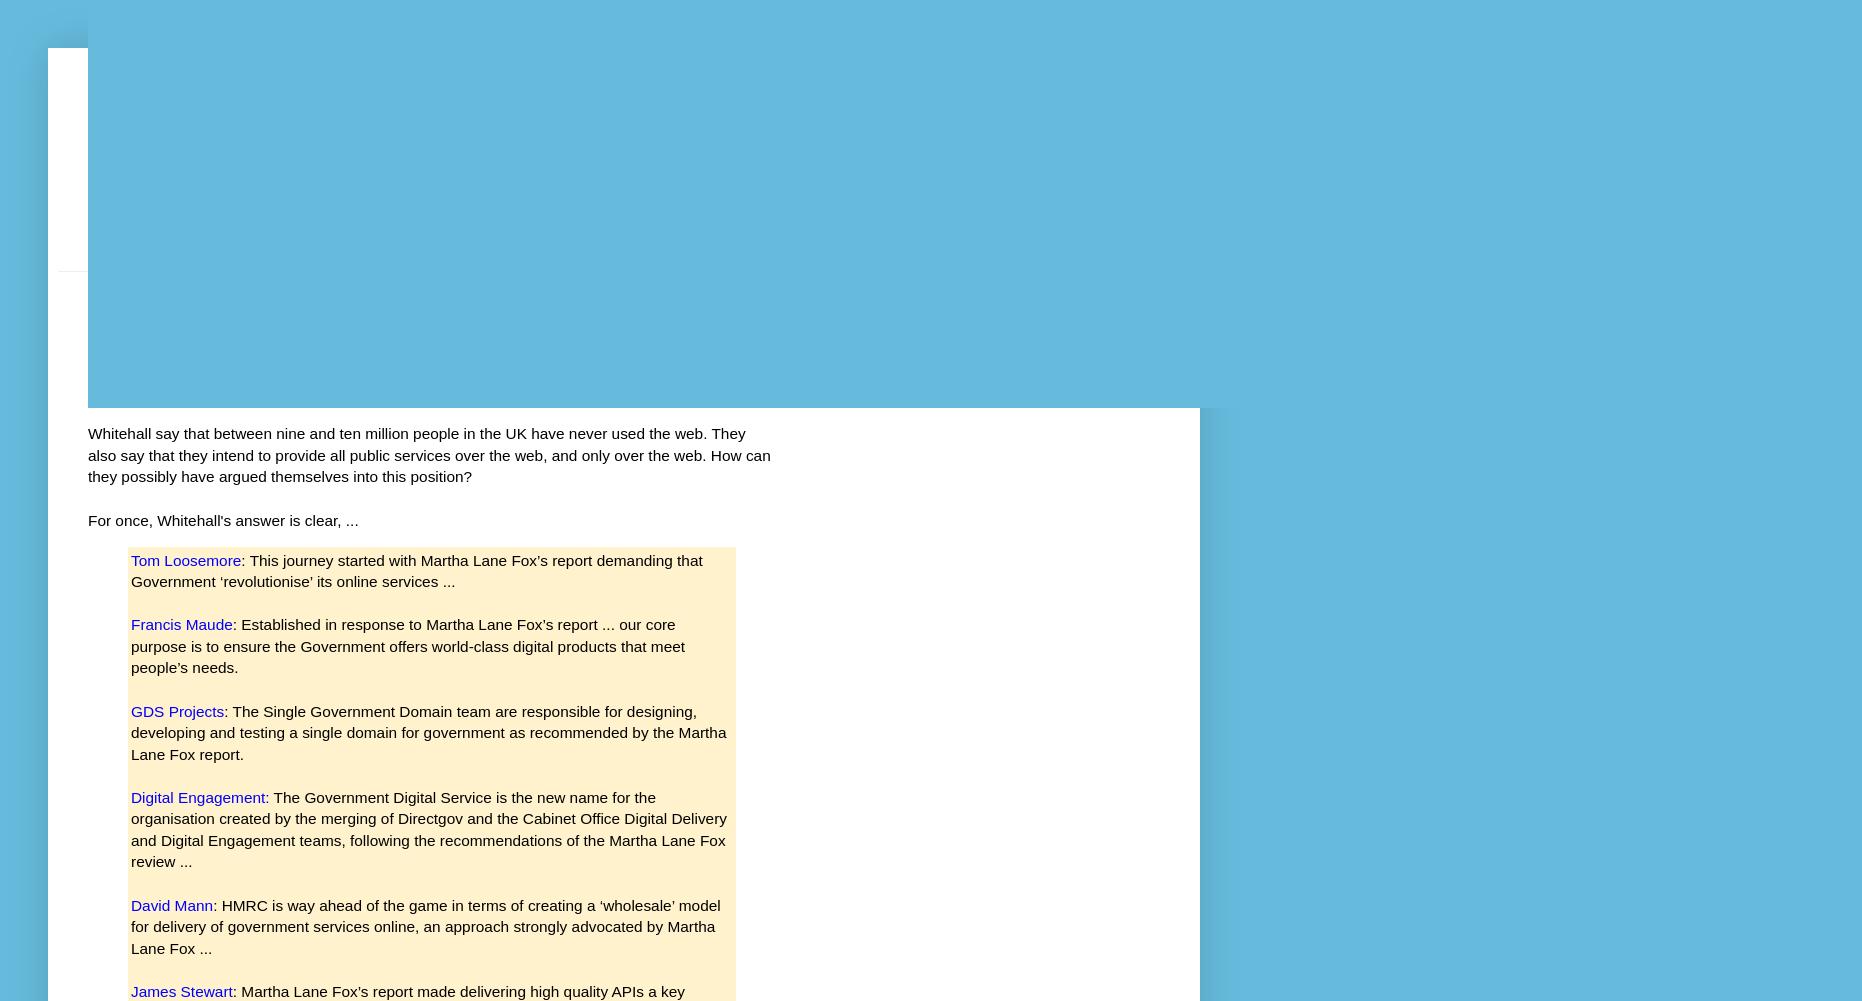 The width and height of the screenshot is (1862, 1001). I want to click on 'Francis Maude', so click(180, 624).